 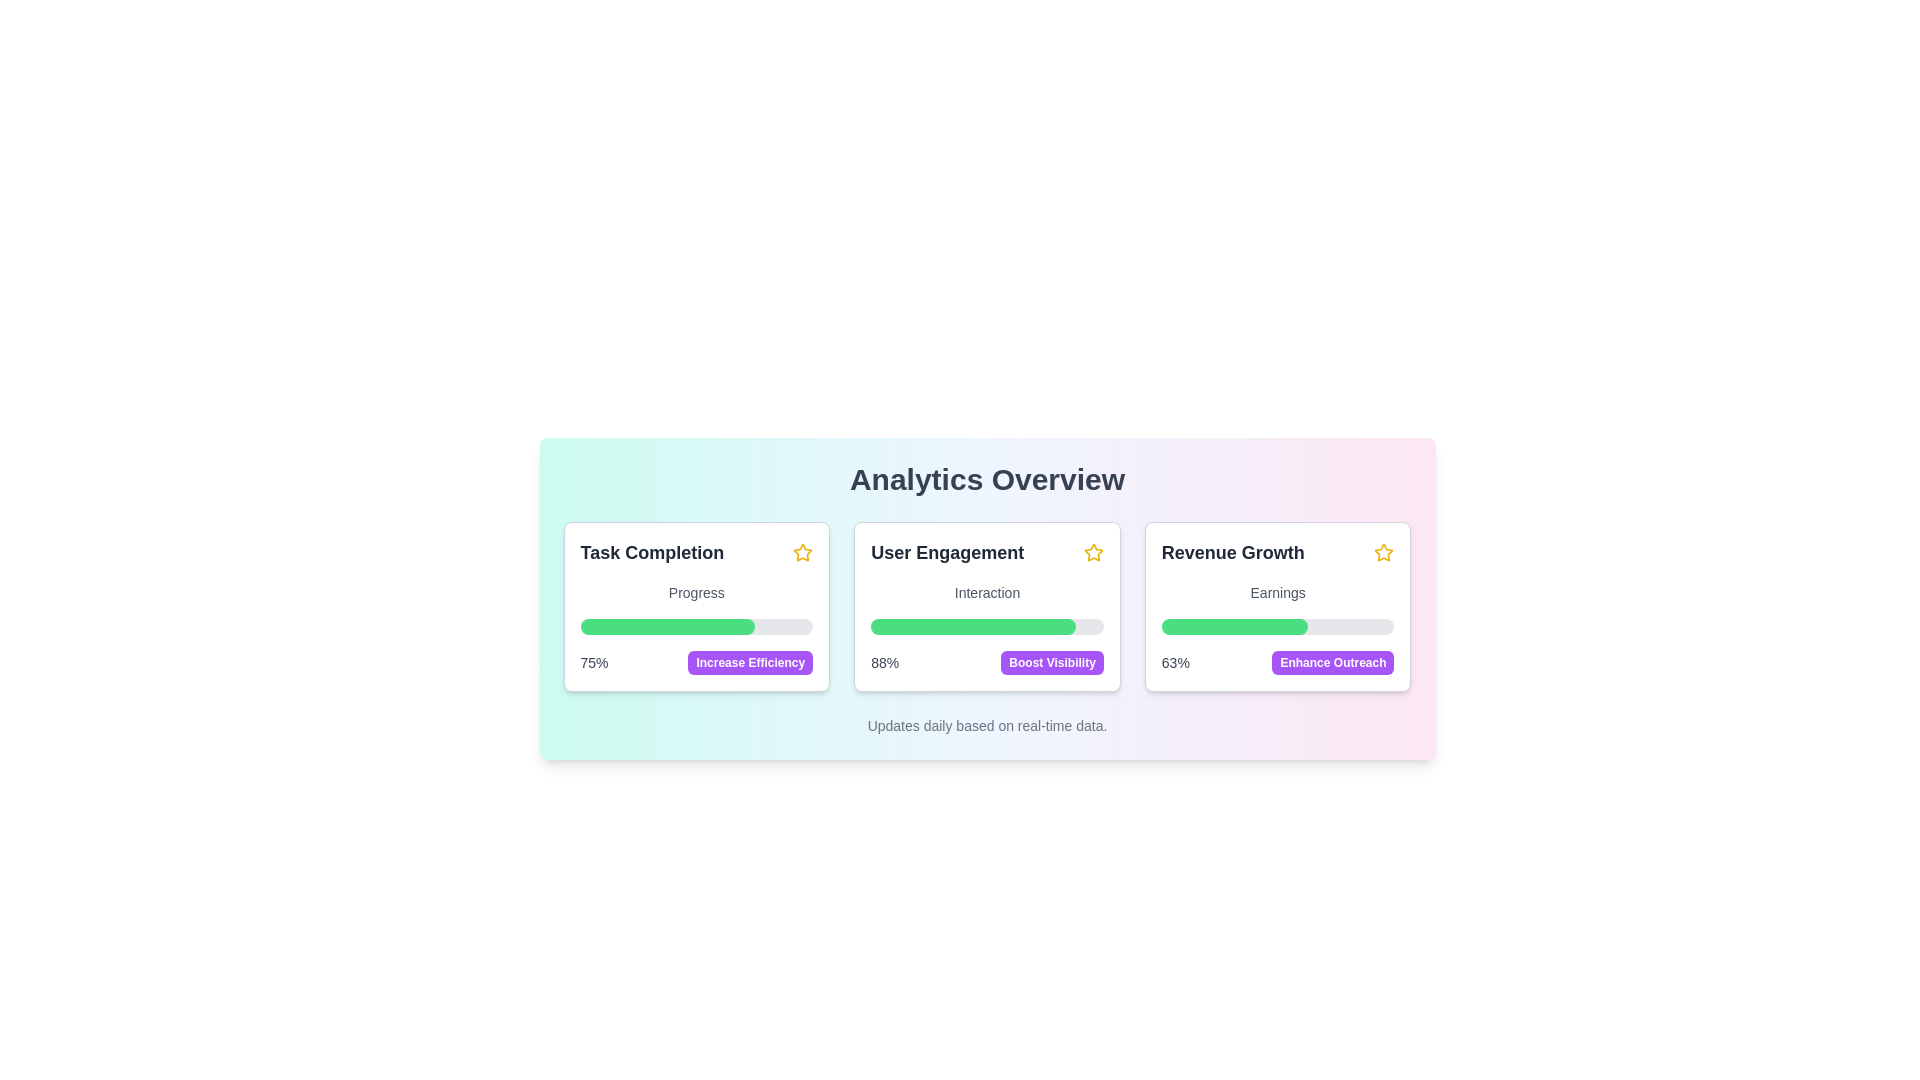 I want to click on the Progress indicator, which is a green bar located within the 'Task Completion' card, under the 'Progress' label and above the '75%' percentage label and 'Increase Efficiency' button, so click(x=667, y=626).